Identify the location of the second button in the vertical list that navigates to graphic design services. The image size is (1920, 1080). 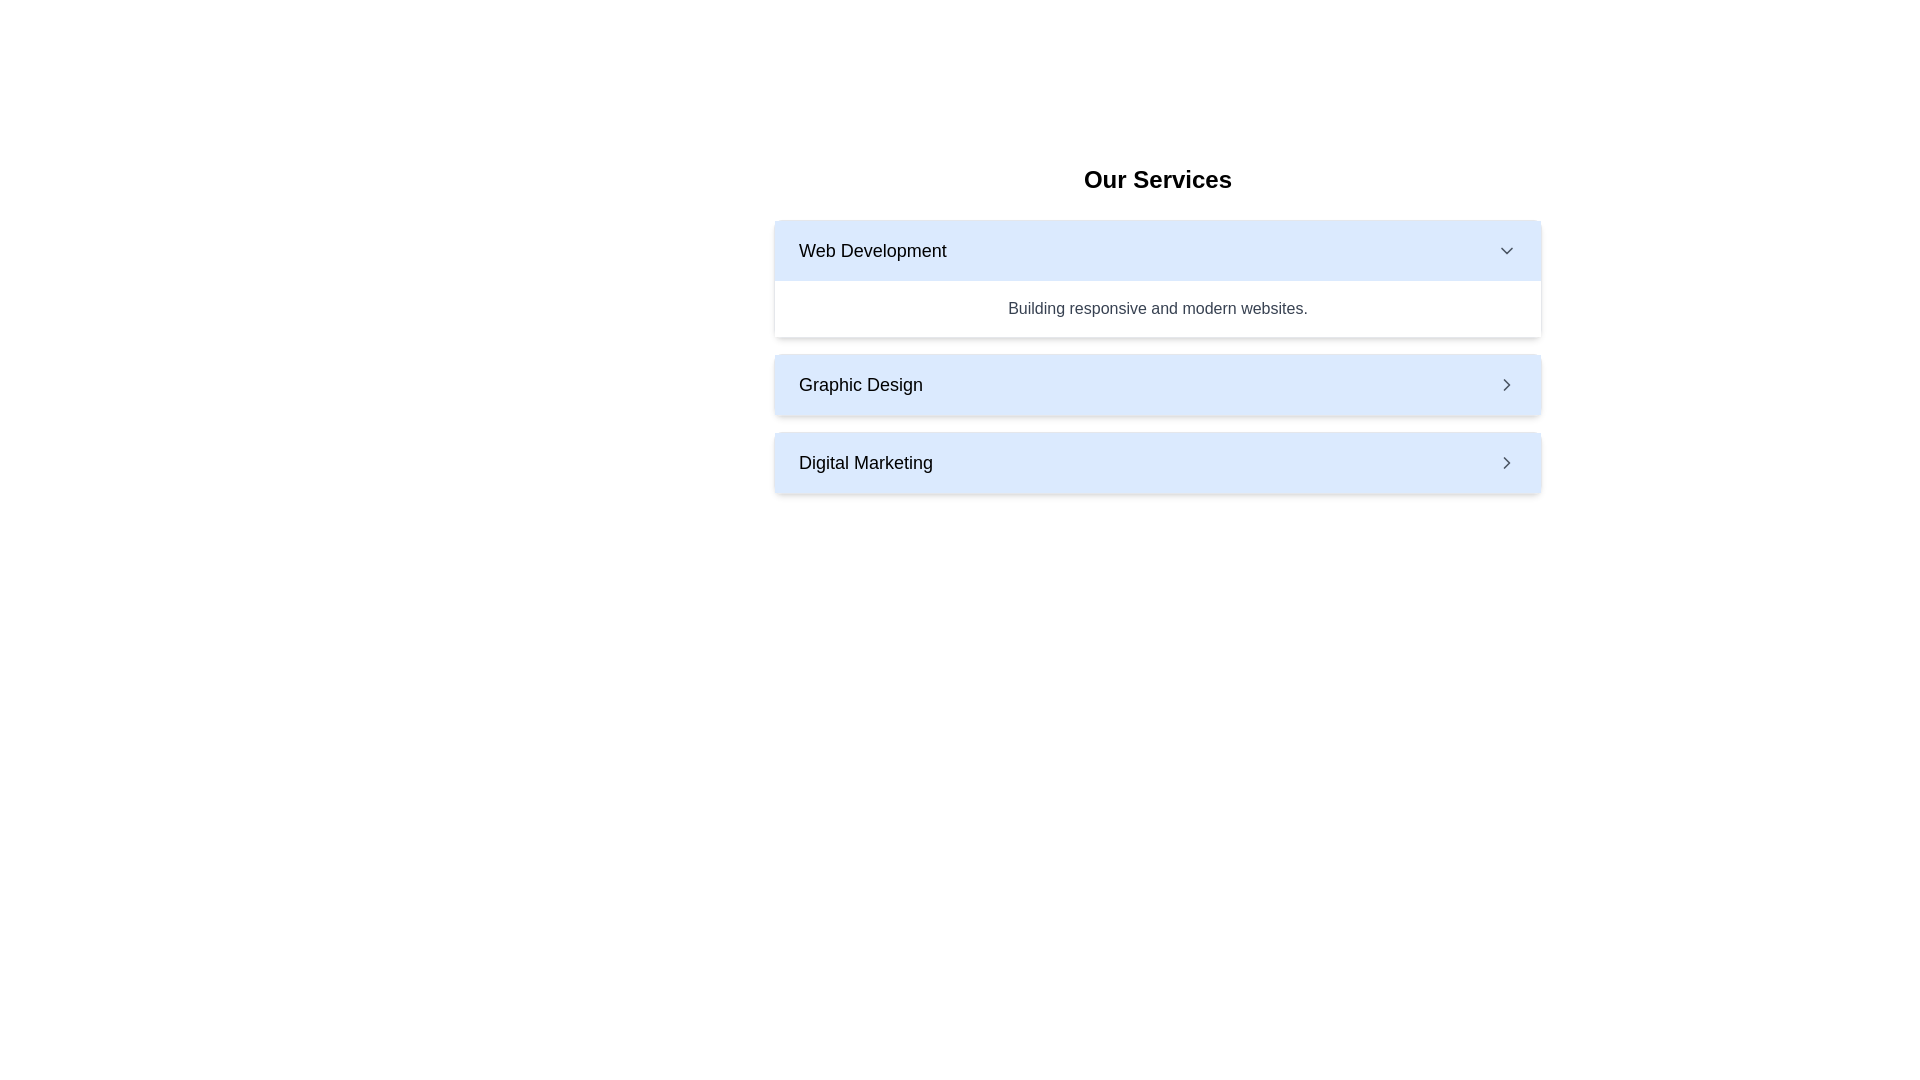
(1157, 385).